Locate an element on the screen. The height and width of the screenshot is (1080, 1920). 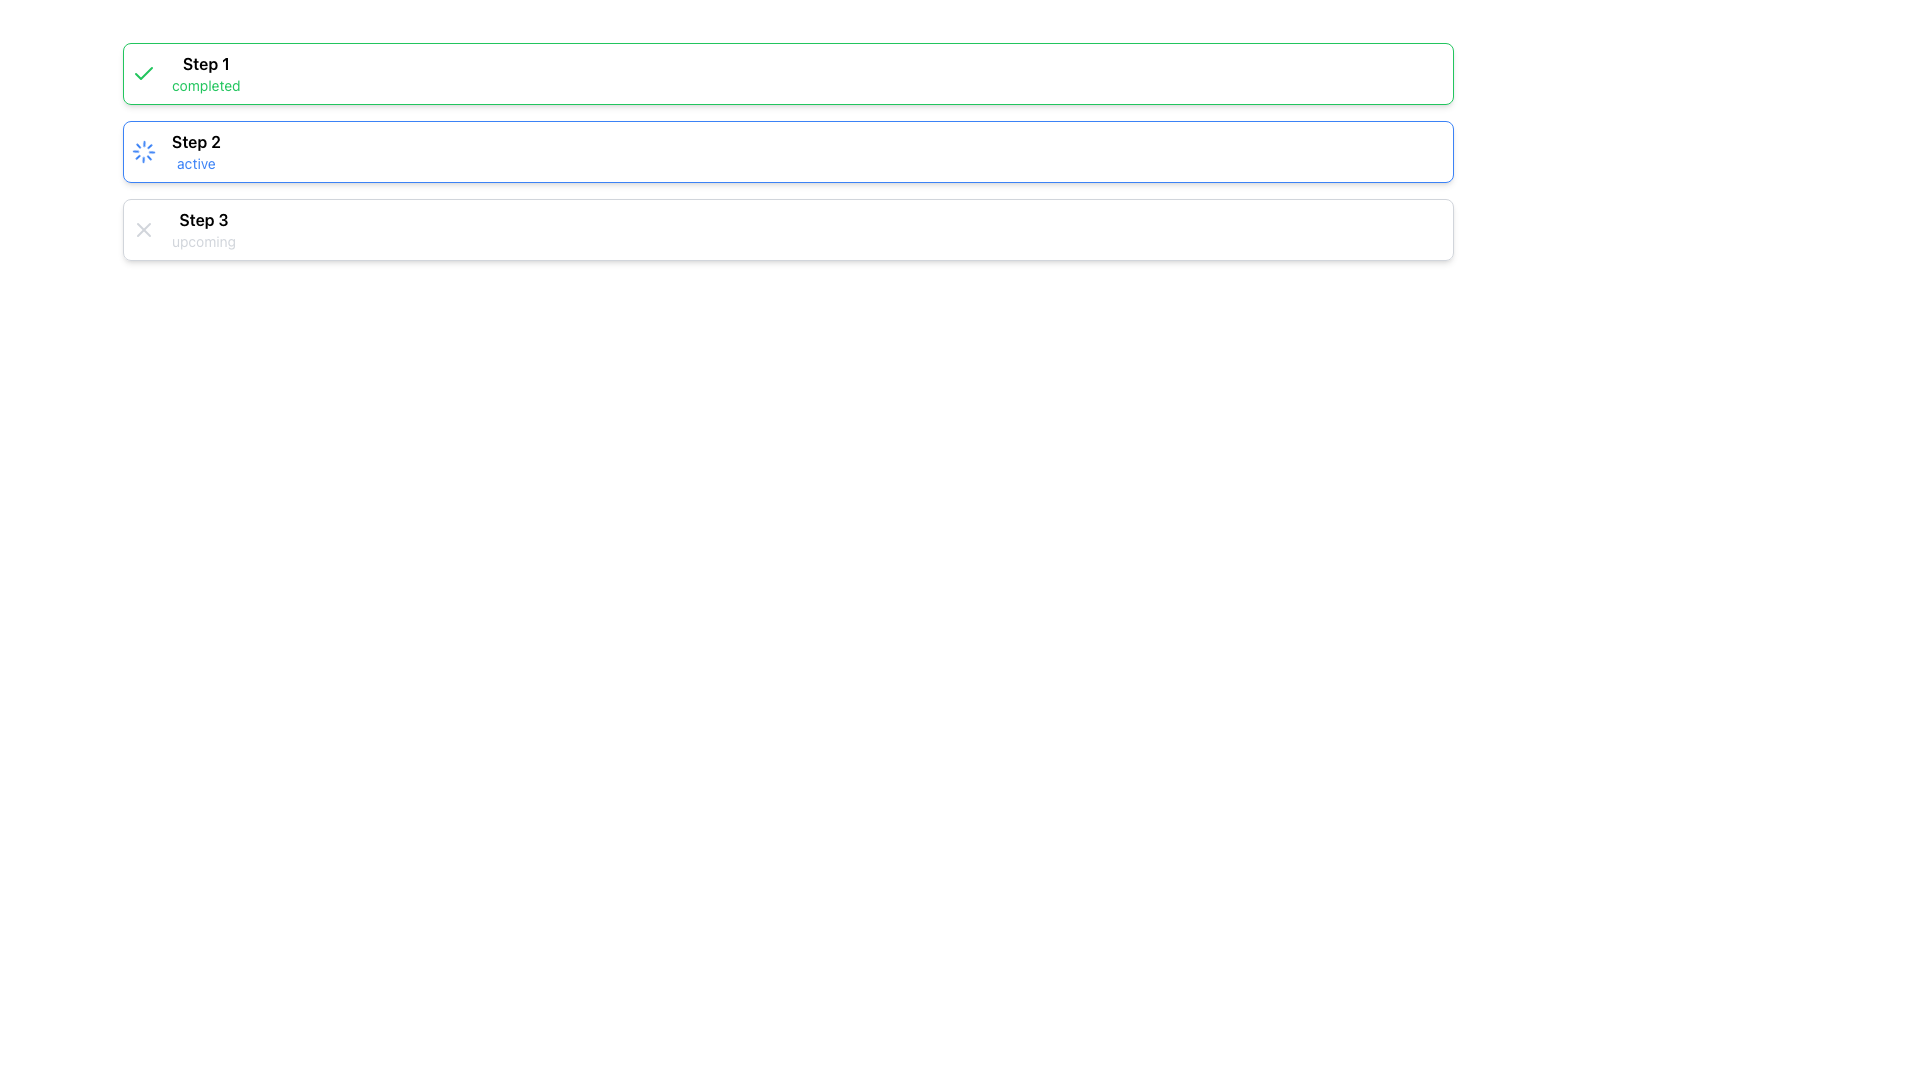
the text label indicating the title of 'Step 1 completed', which signifies that this step exists and has been completed is located at coordinates (206, 63).